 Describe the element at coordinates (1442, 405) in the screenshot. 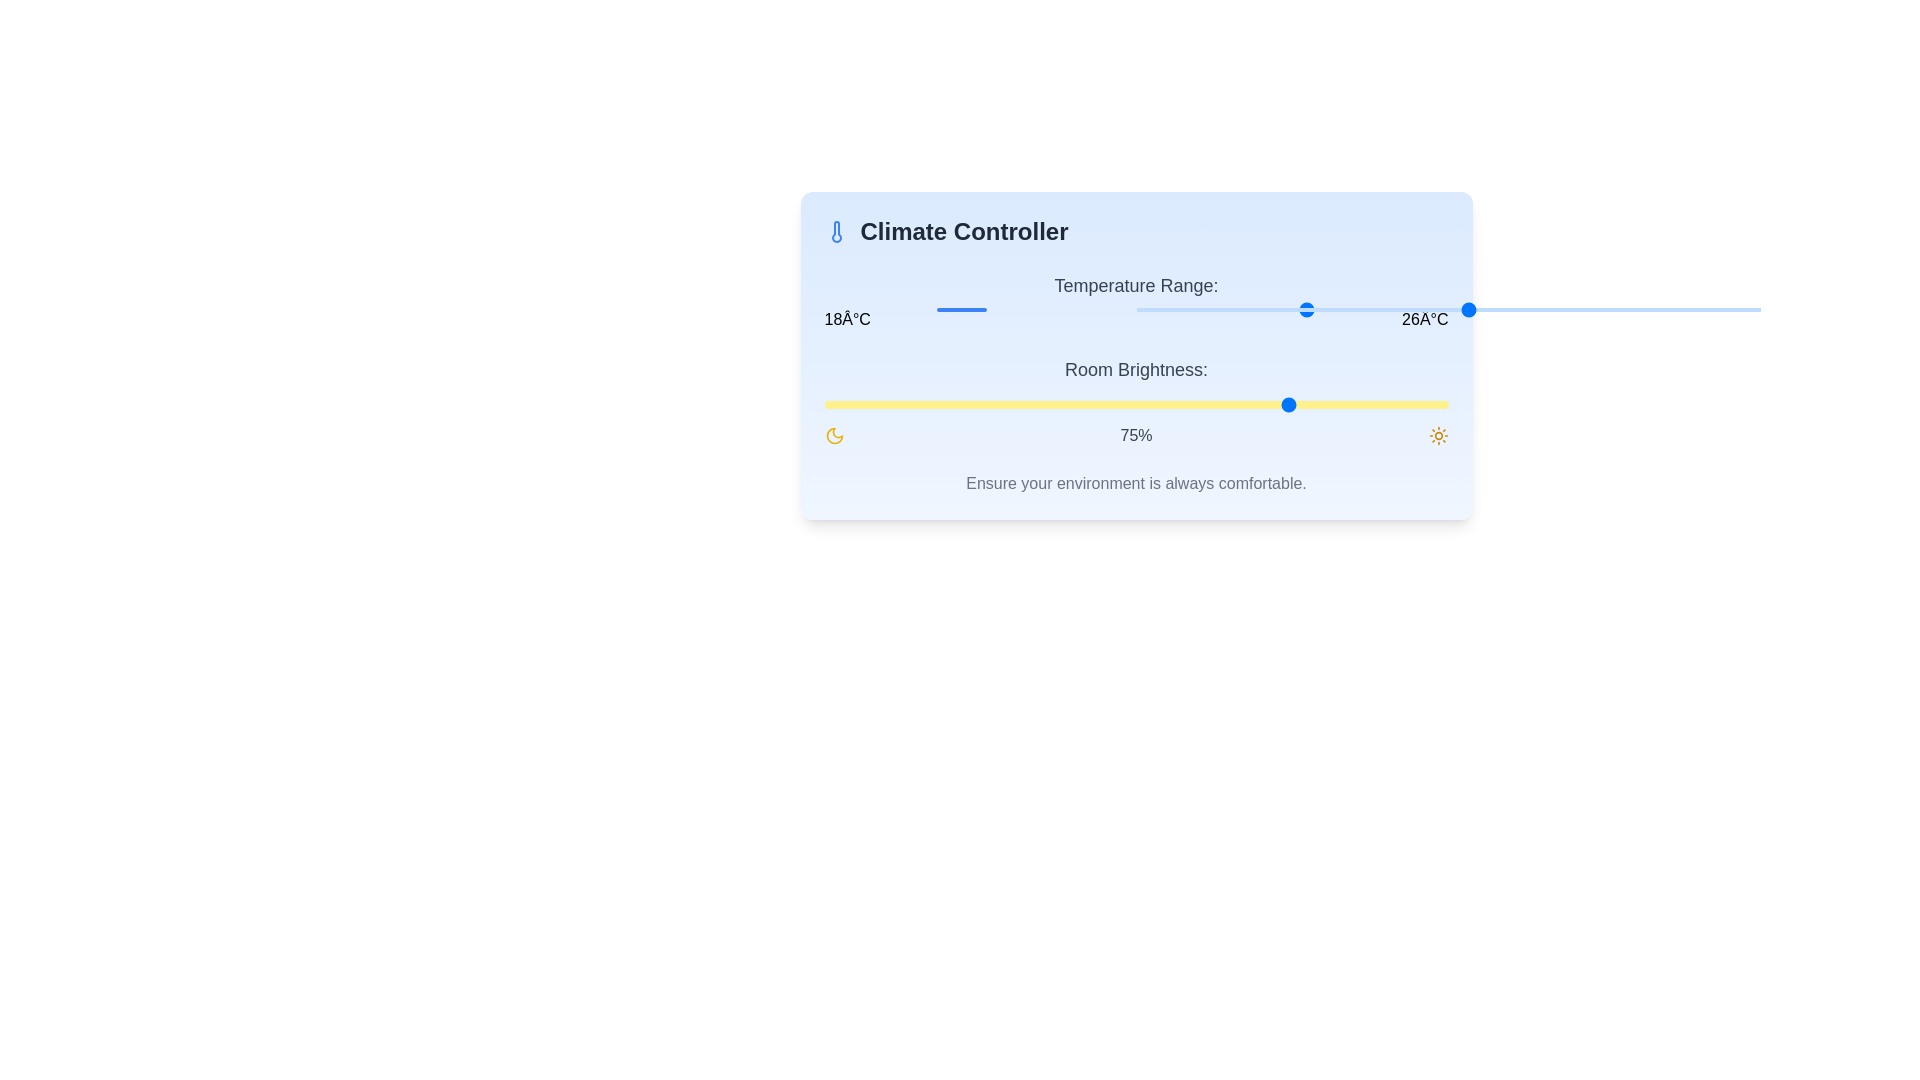

I see `the room brightness` at that location.